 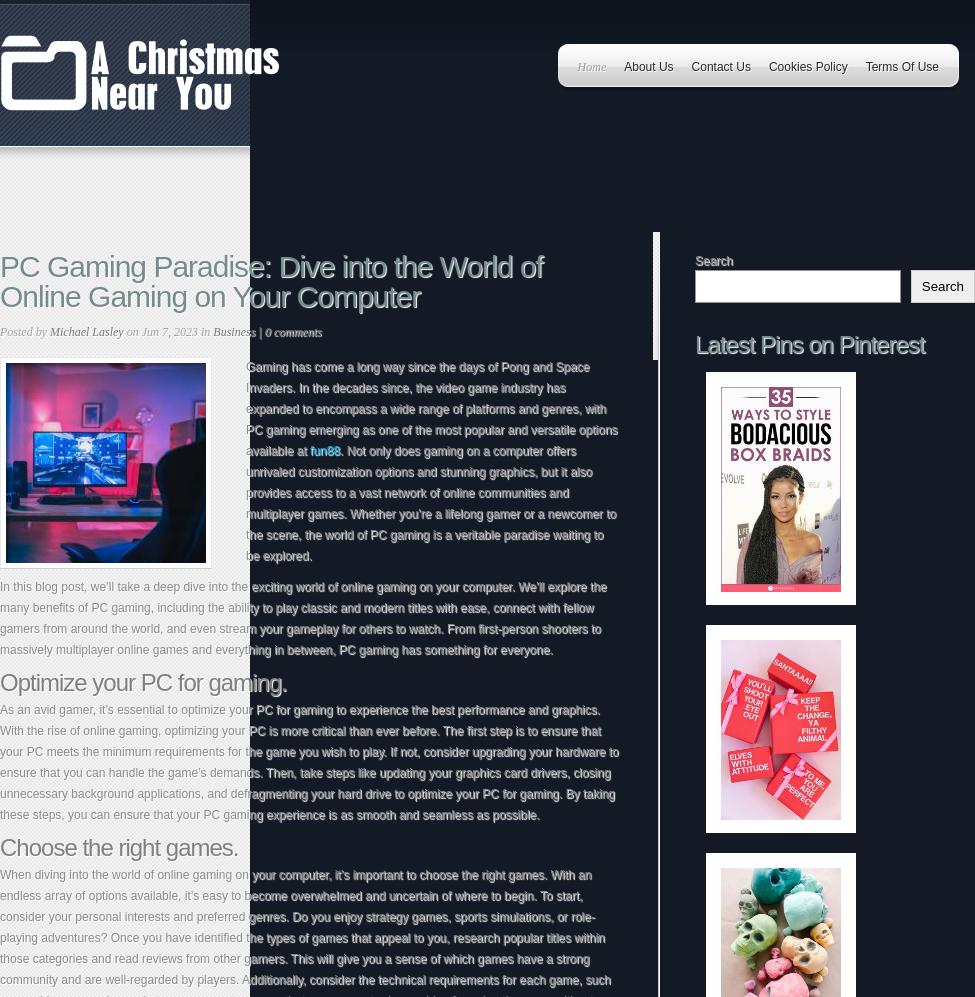 What do you see at coordinates (431, 408) in the screenshot?
I see `'Gaming has come a long way since the days of Pong and Space Invaders. In the decades since, the video game industry has expanded to encompass a wide range of platforms and genres, with PC gaming emerging as one of the most popular and versatile options available at'` at bounding box center [431, 408].